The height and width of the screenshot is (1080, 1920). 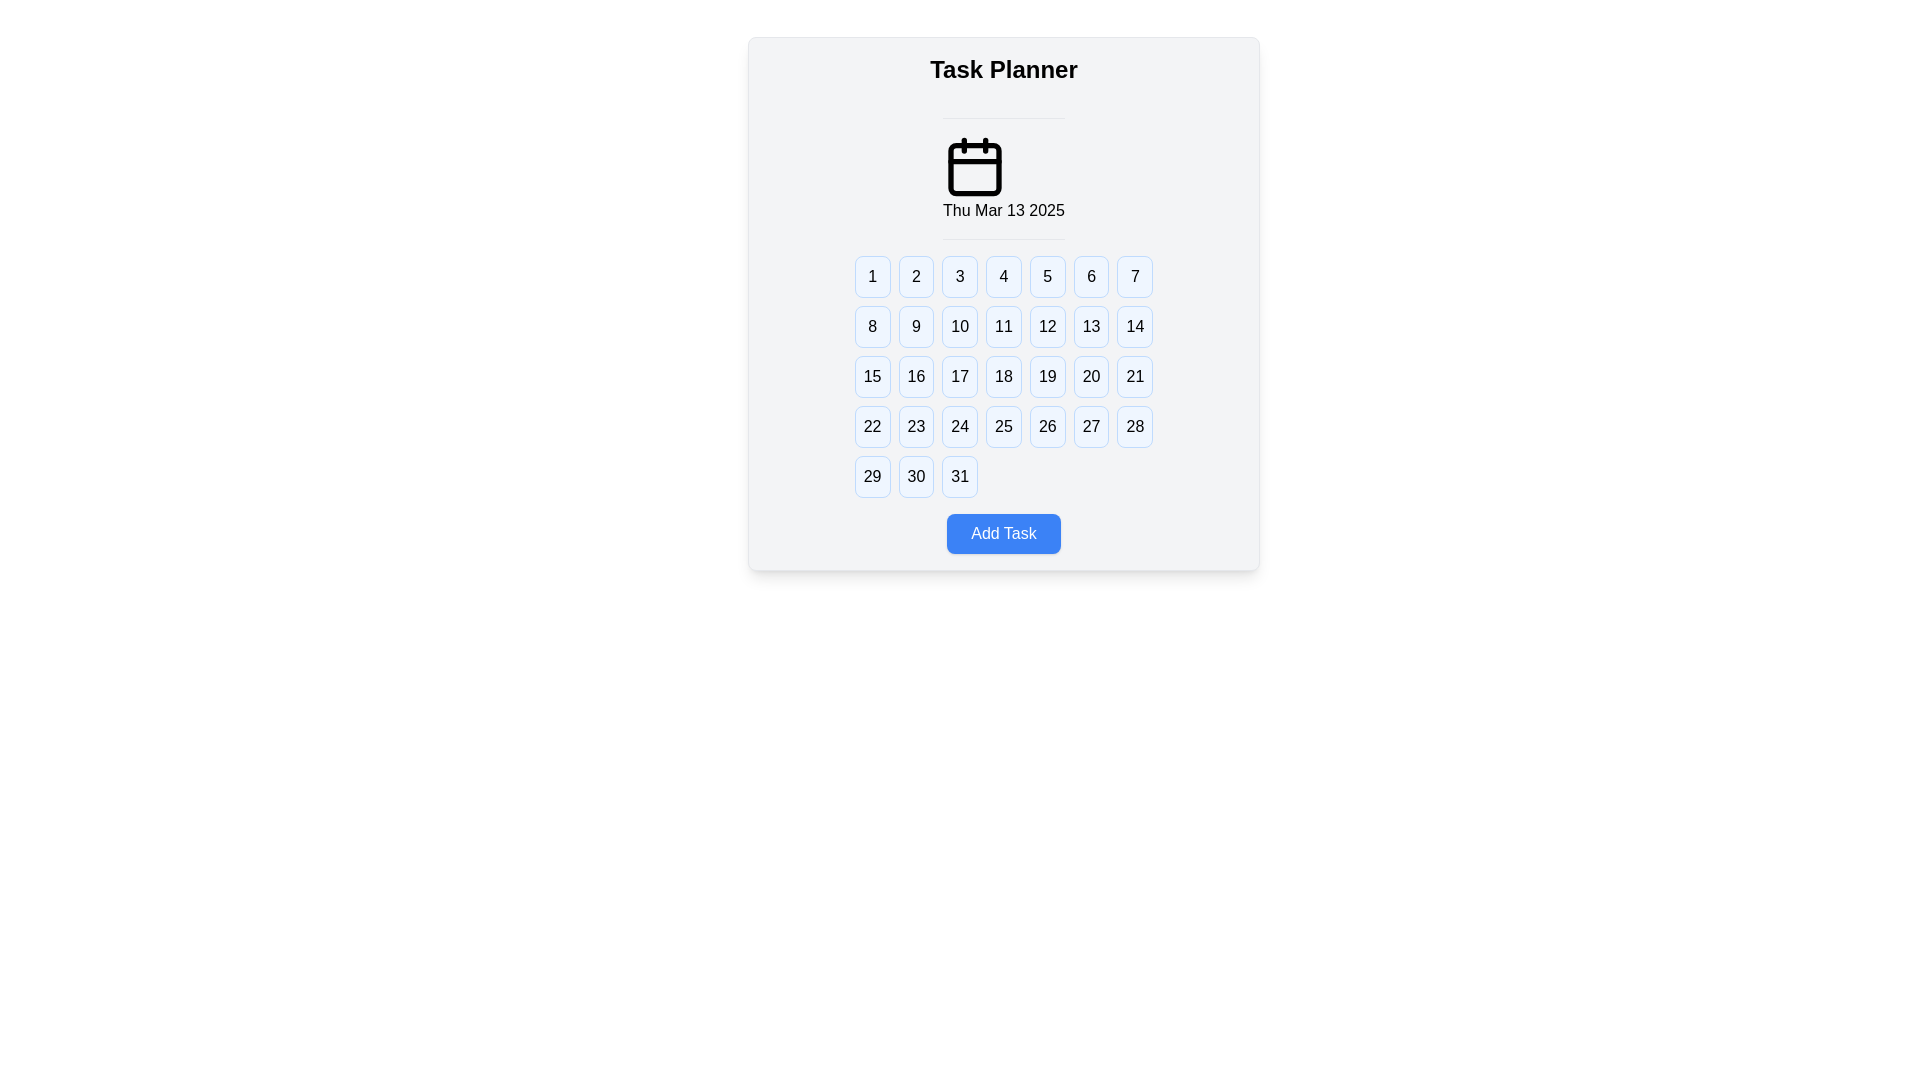 I want to click on the button representing the date '22' in the calendar view, so click(x=872, y=426).